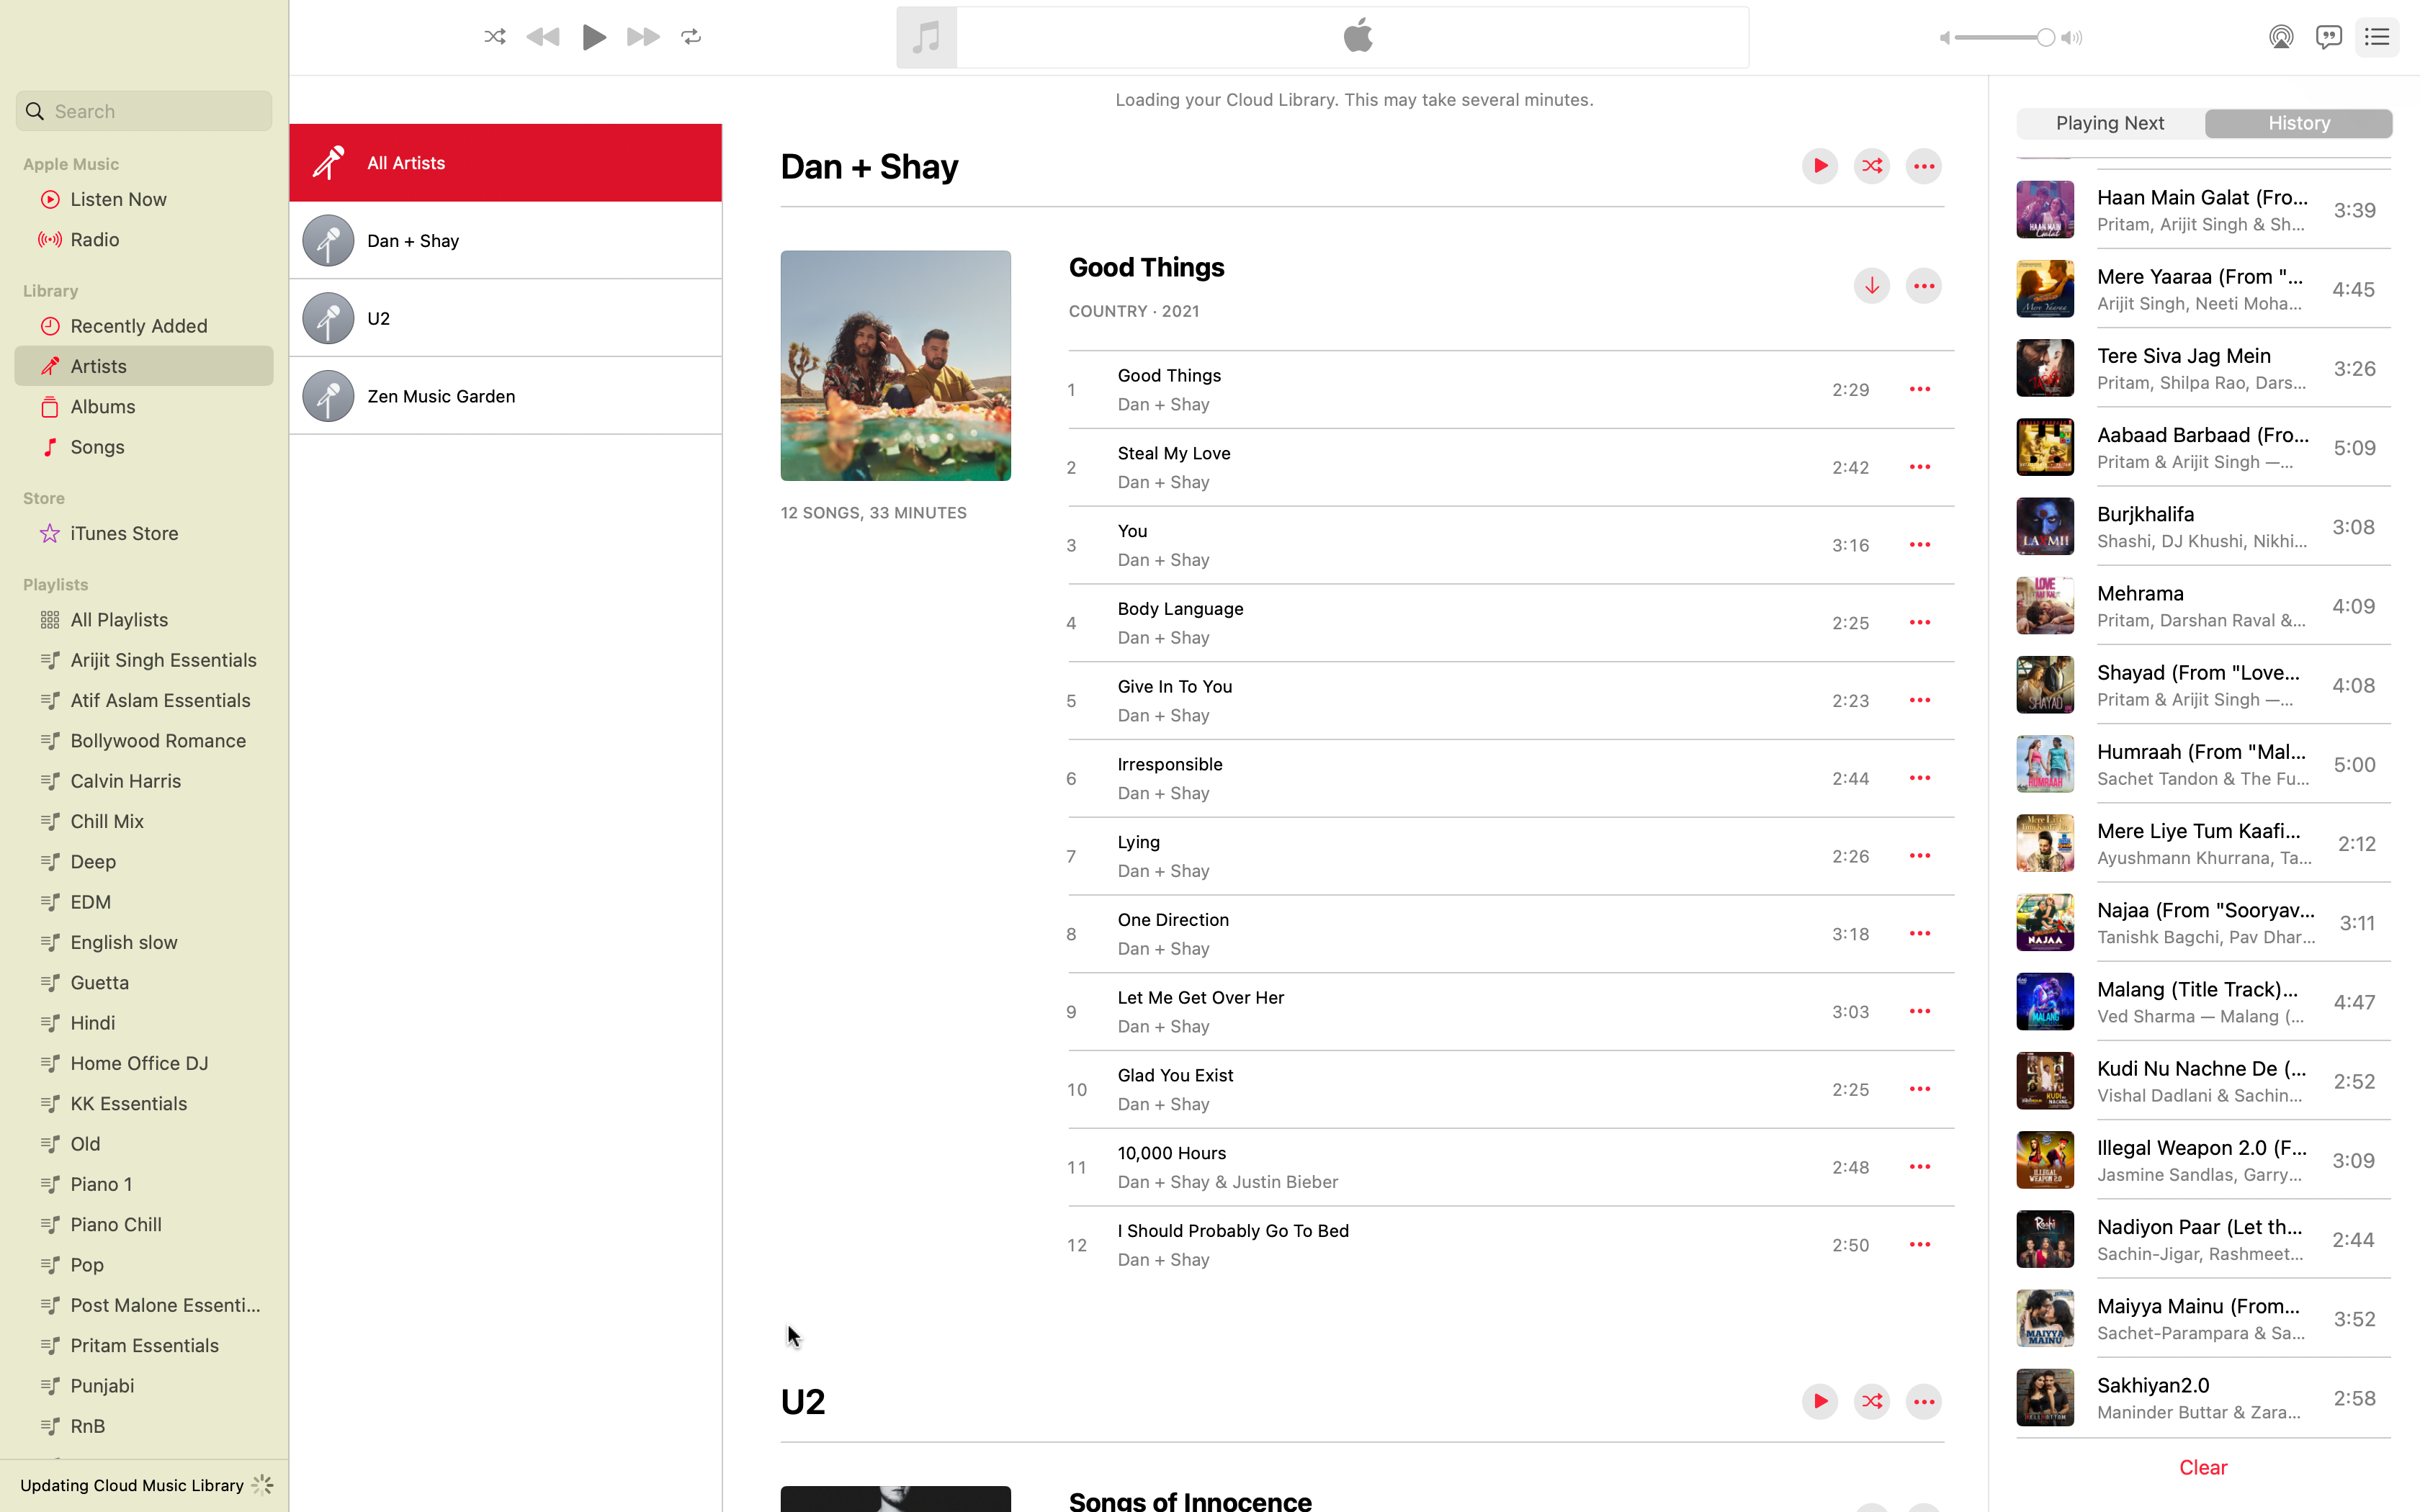 This screenshot has width=2420, height=1512. Describe the element at coordinates (1919, 1166) in the screenshot. I see `Arrange to play the song "1000 hours" at a later point using the extra settings available` at that location.